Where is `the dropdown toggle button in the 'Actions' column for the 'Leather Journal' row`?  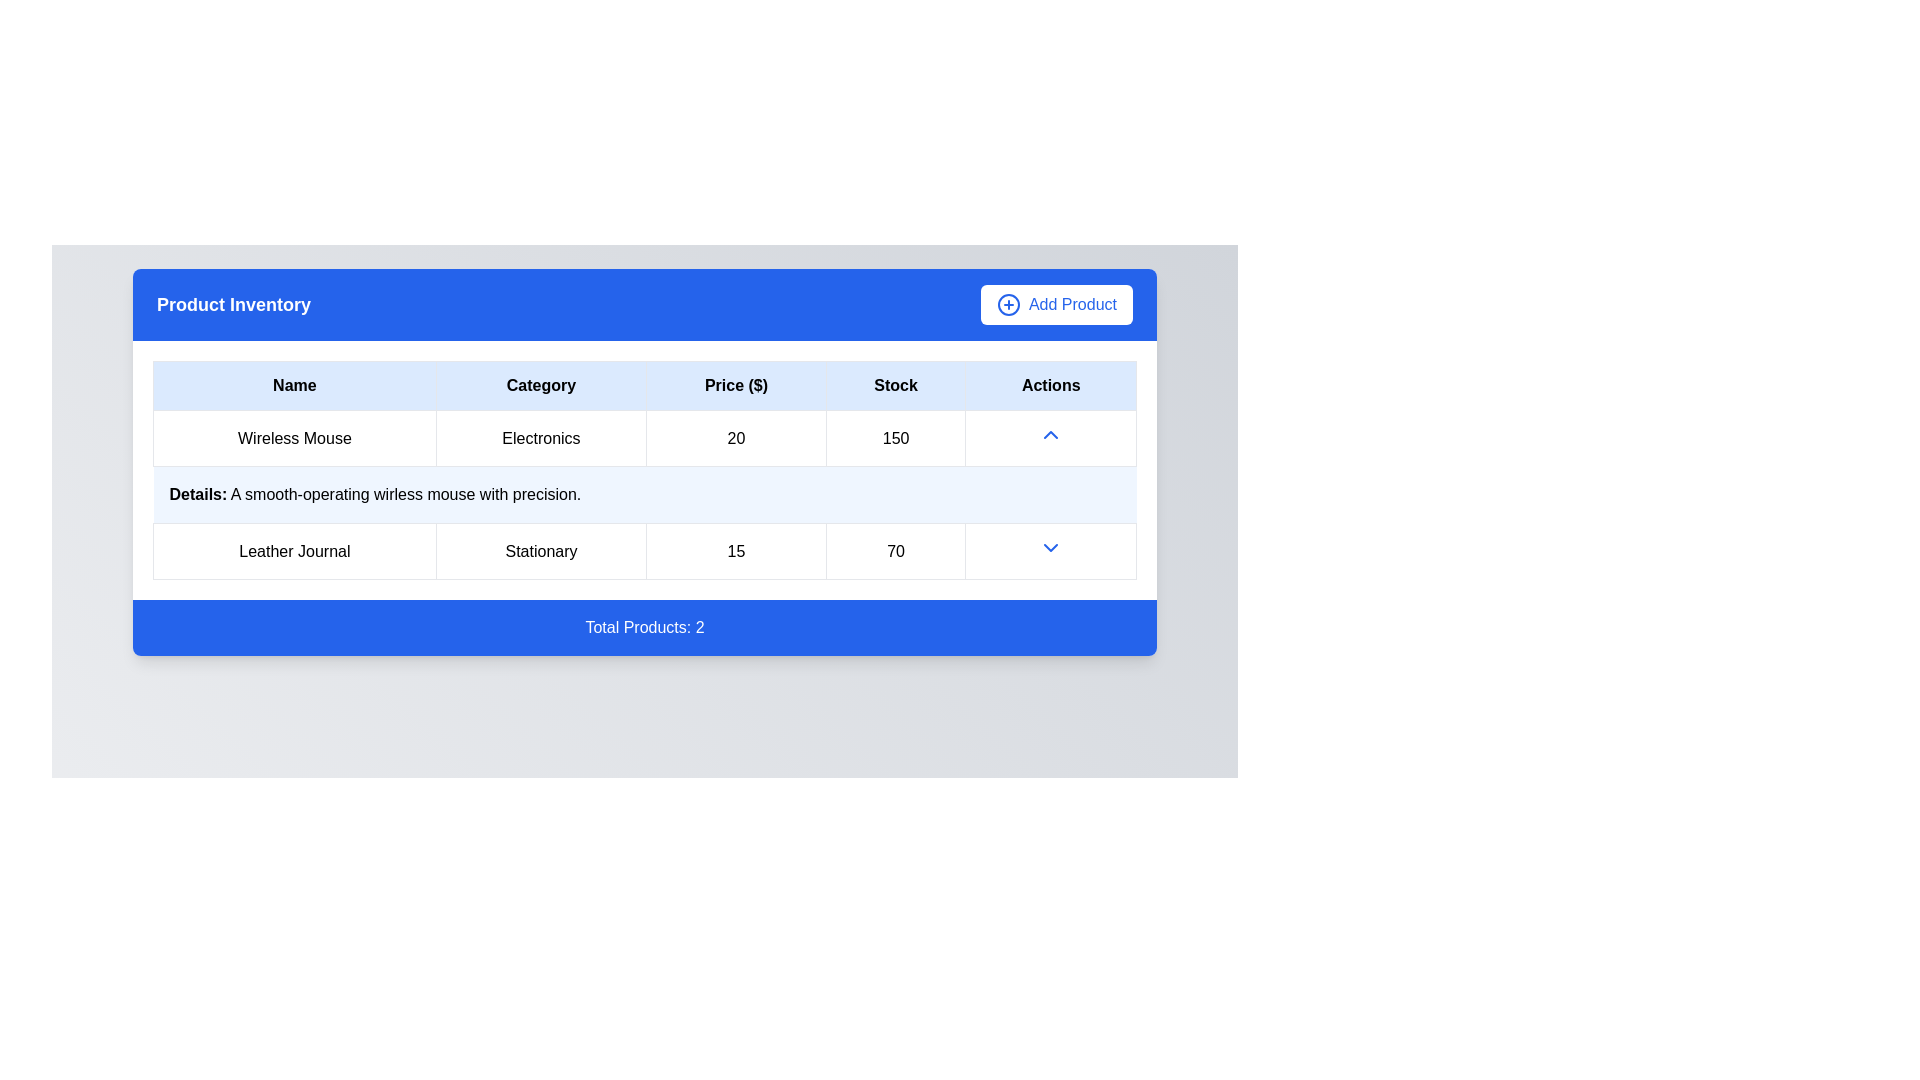
the dropdown toggle button in the 'Actions' column for the 'Leather Journal' row is located at coordinates (1050, 551).